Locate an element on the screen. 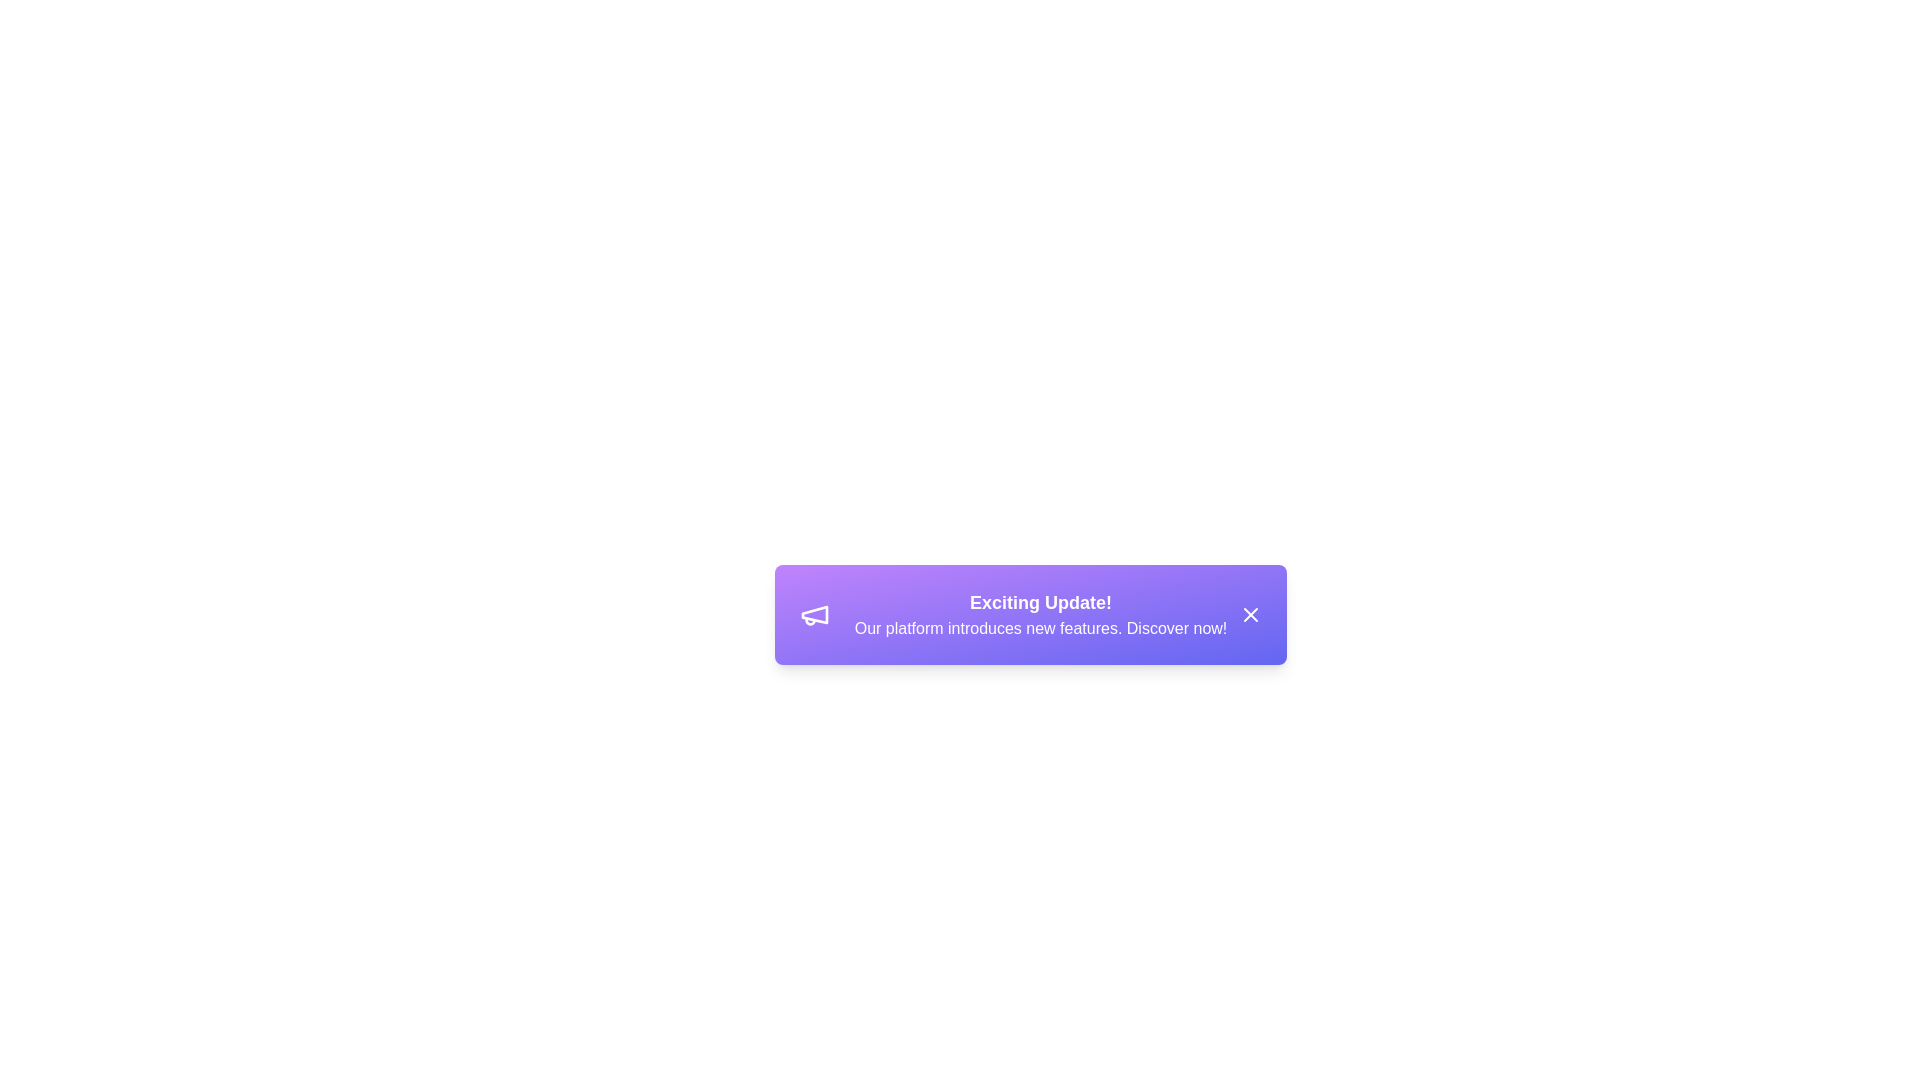 The height and width of the screenshot is (1080, 1920). the icon next to the alert text to reveal additional context is located at coordinates (815, 613).